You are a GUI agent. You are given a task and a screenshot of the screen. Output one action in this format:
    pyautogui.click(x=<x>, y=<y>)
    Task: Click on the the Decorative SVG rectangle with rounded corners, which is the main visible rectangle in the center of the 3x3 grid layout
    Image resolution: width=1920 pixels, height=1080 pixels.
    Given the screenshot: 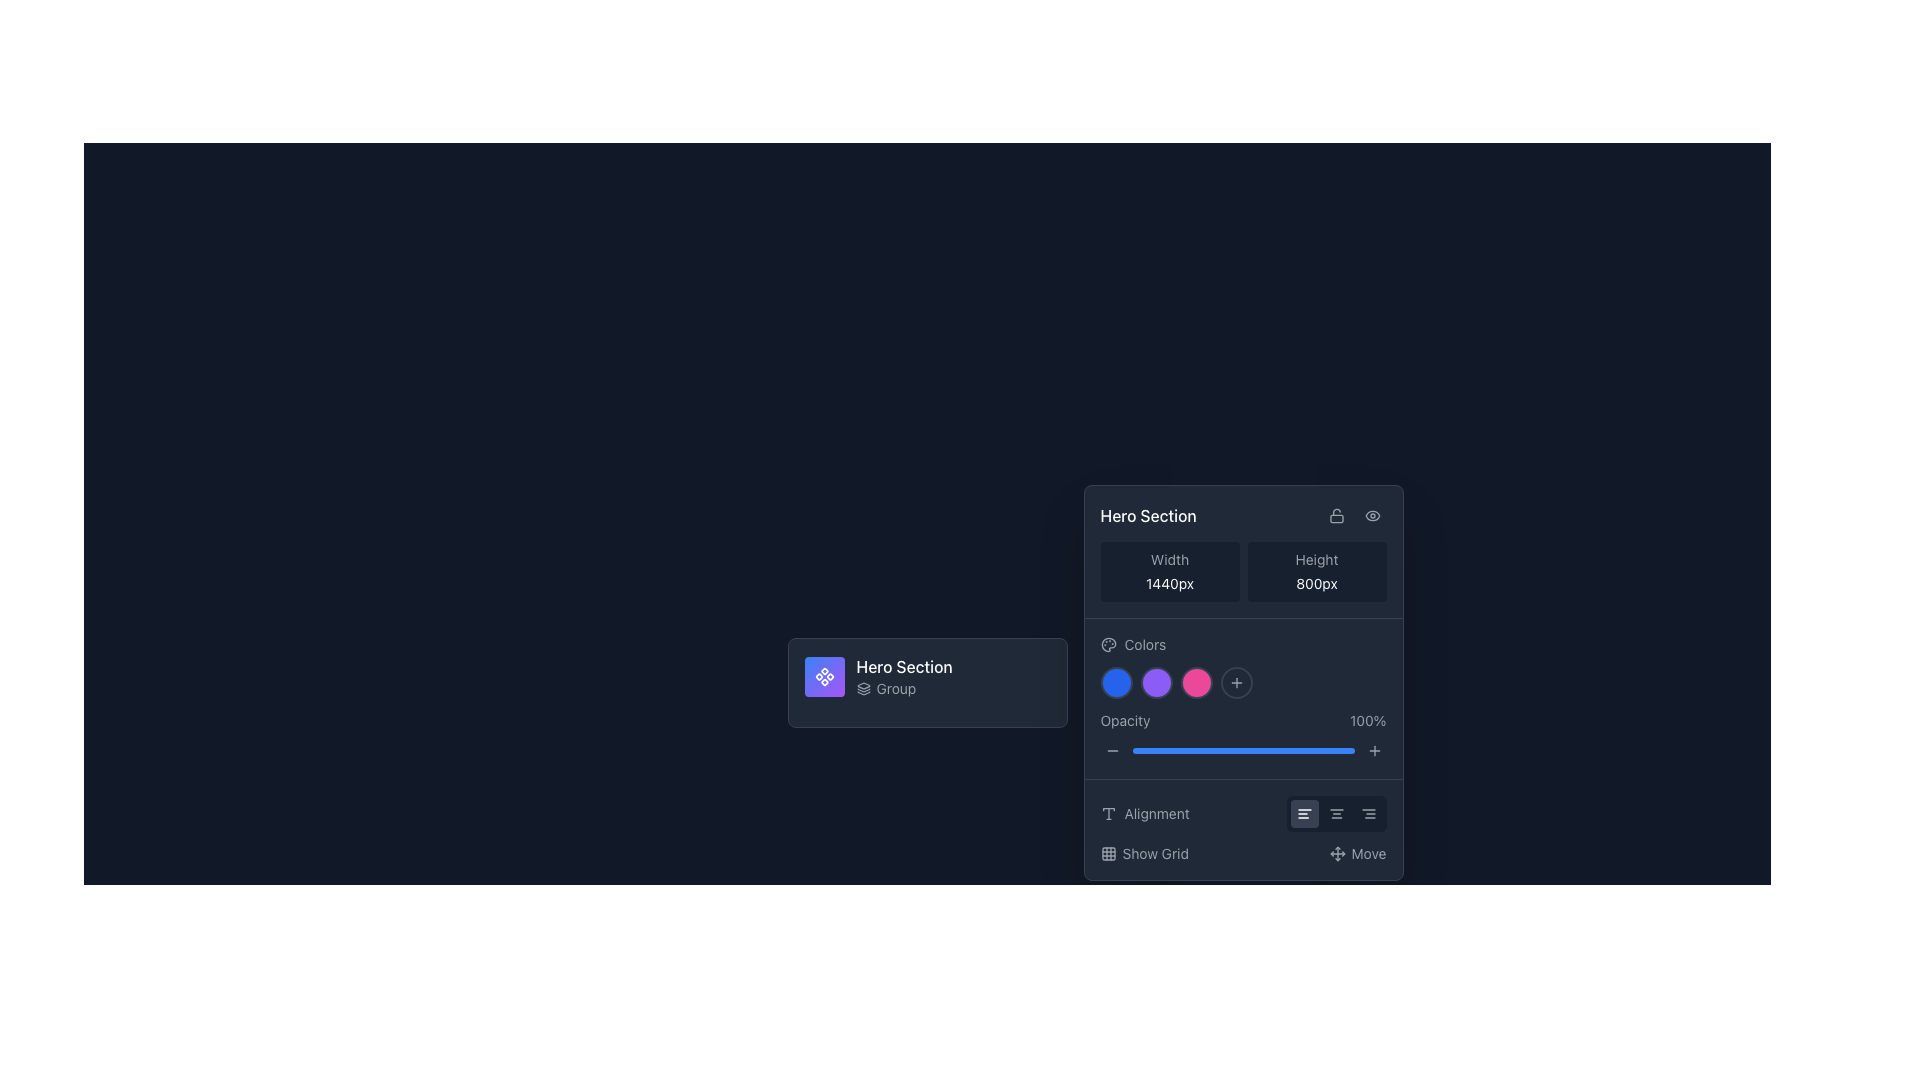 What is the action you would take?
    pyautogui.click(x=1107, y=853)
    